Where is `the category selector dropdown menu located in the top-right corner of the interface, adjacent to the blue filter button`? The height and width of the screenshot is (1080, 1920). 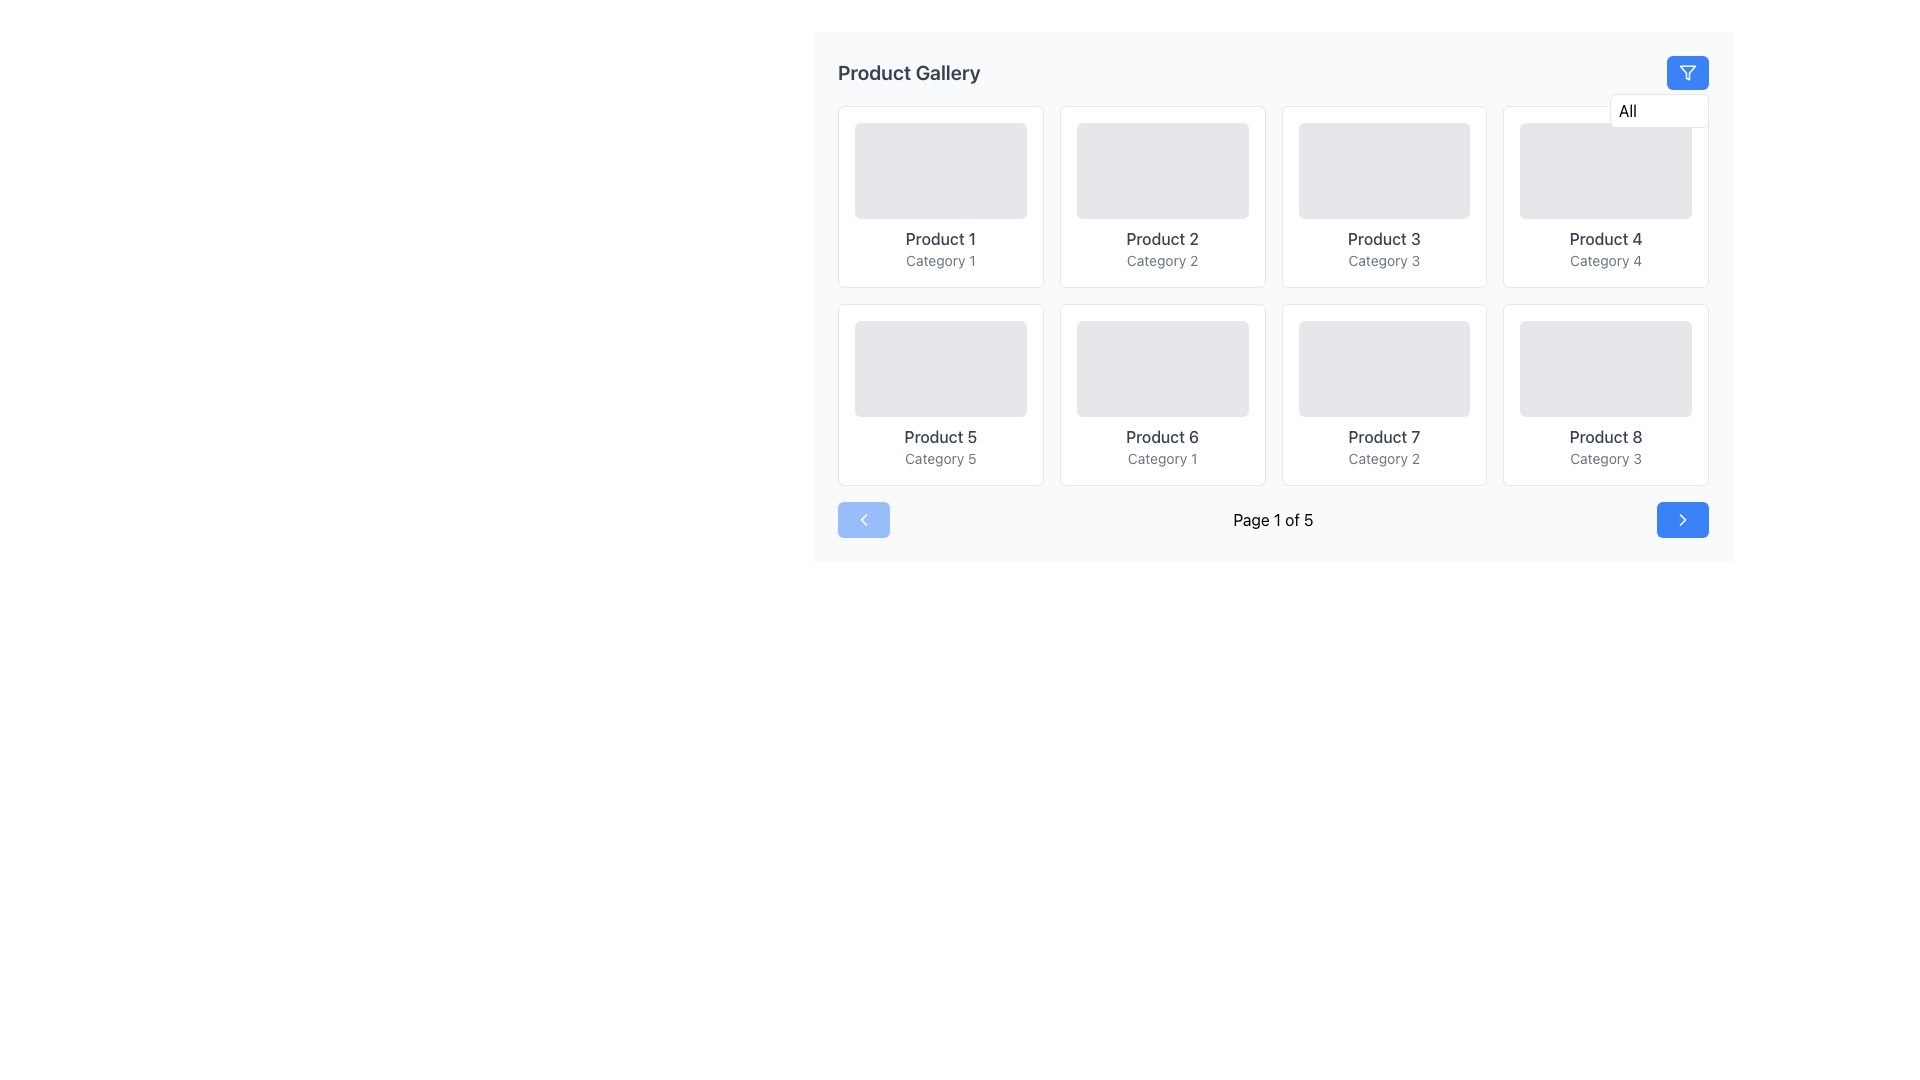 the category selector dropdown menu located in the top-right corner of the interface, adjacent to the blue filter button is located at coordinates (1659, 111).